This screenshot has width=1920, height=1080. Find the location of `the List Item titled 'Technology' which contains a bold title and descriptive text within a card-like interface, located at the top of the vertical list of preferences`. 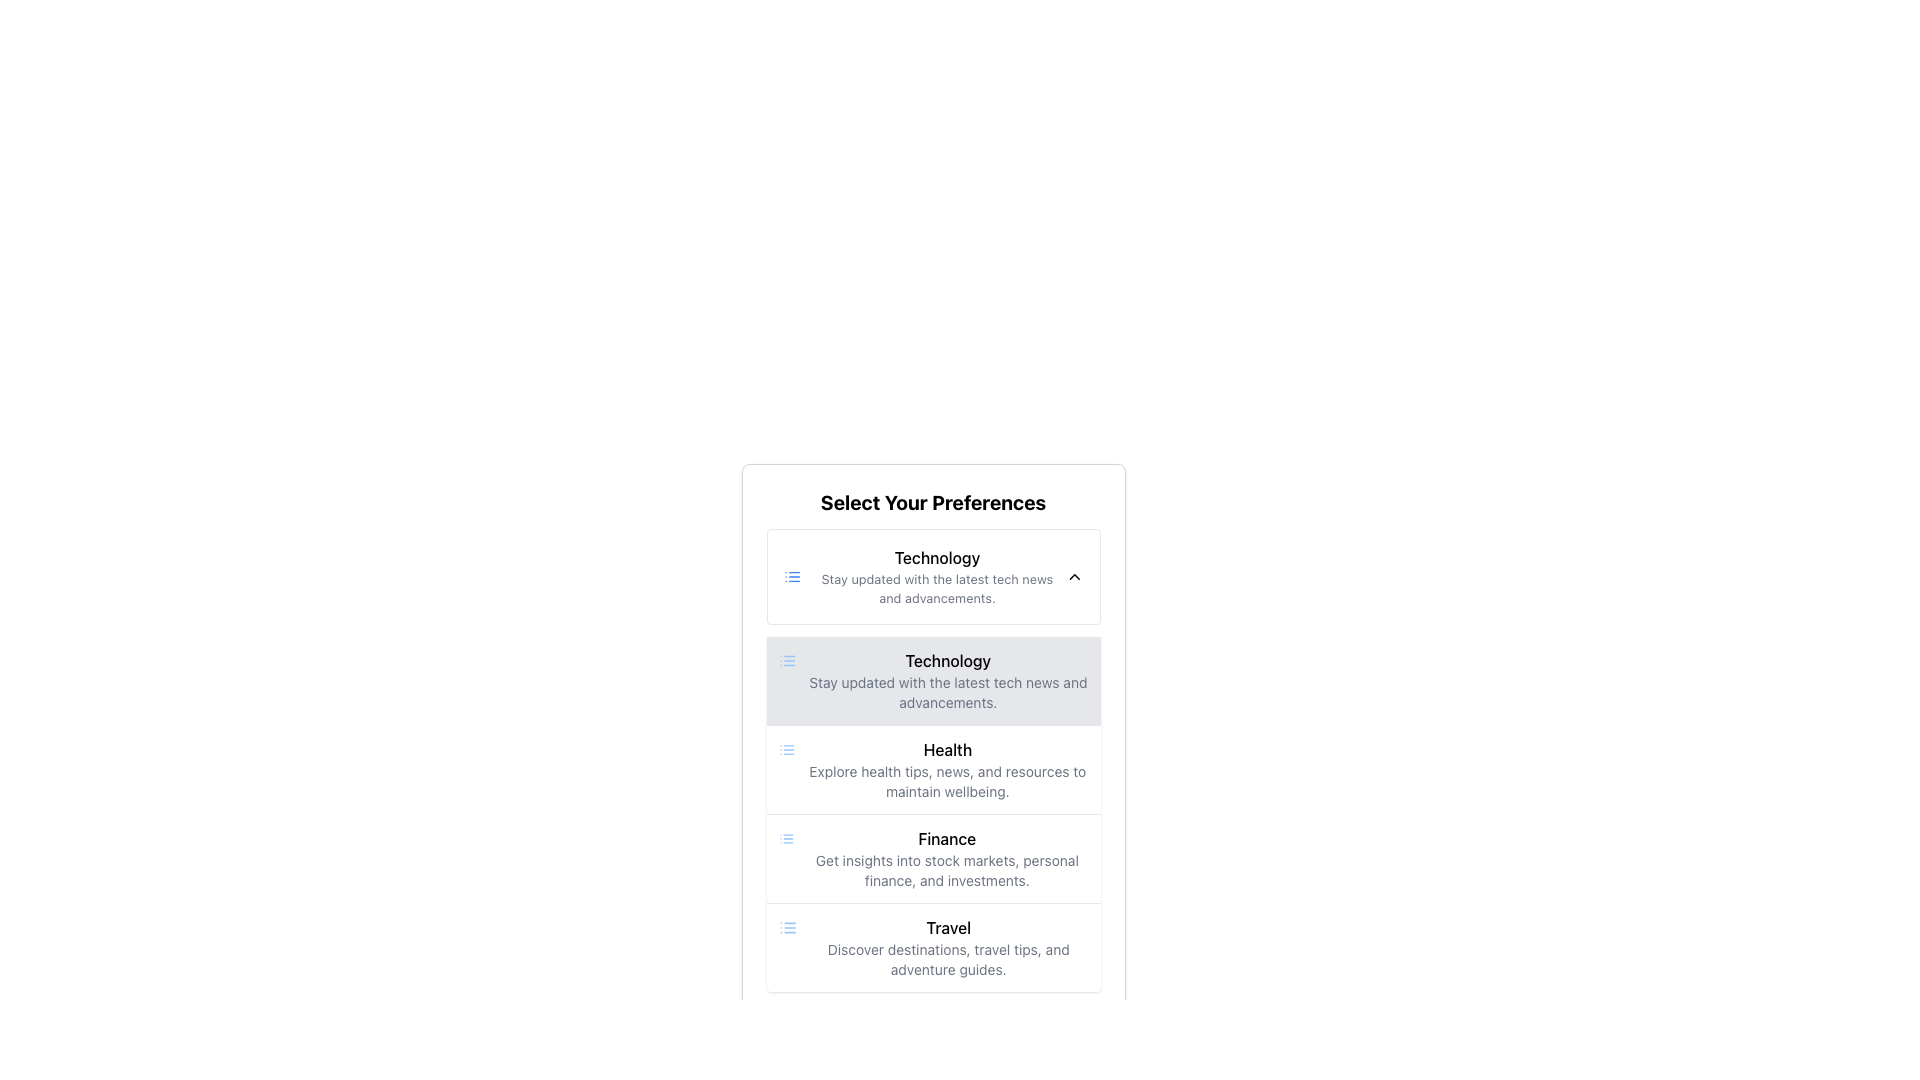

the List Item titled 'Technology' which contains a bold title and descriptive text within a card-like interface, located at the top of the vertical list of preferences is located at coordinates (932, 577).